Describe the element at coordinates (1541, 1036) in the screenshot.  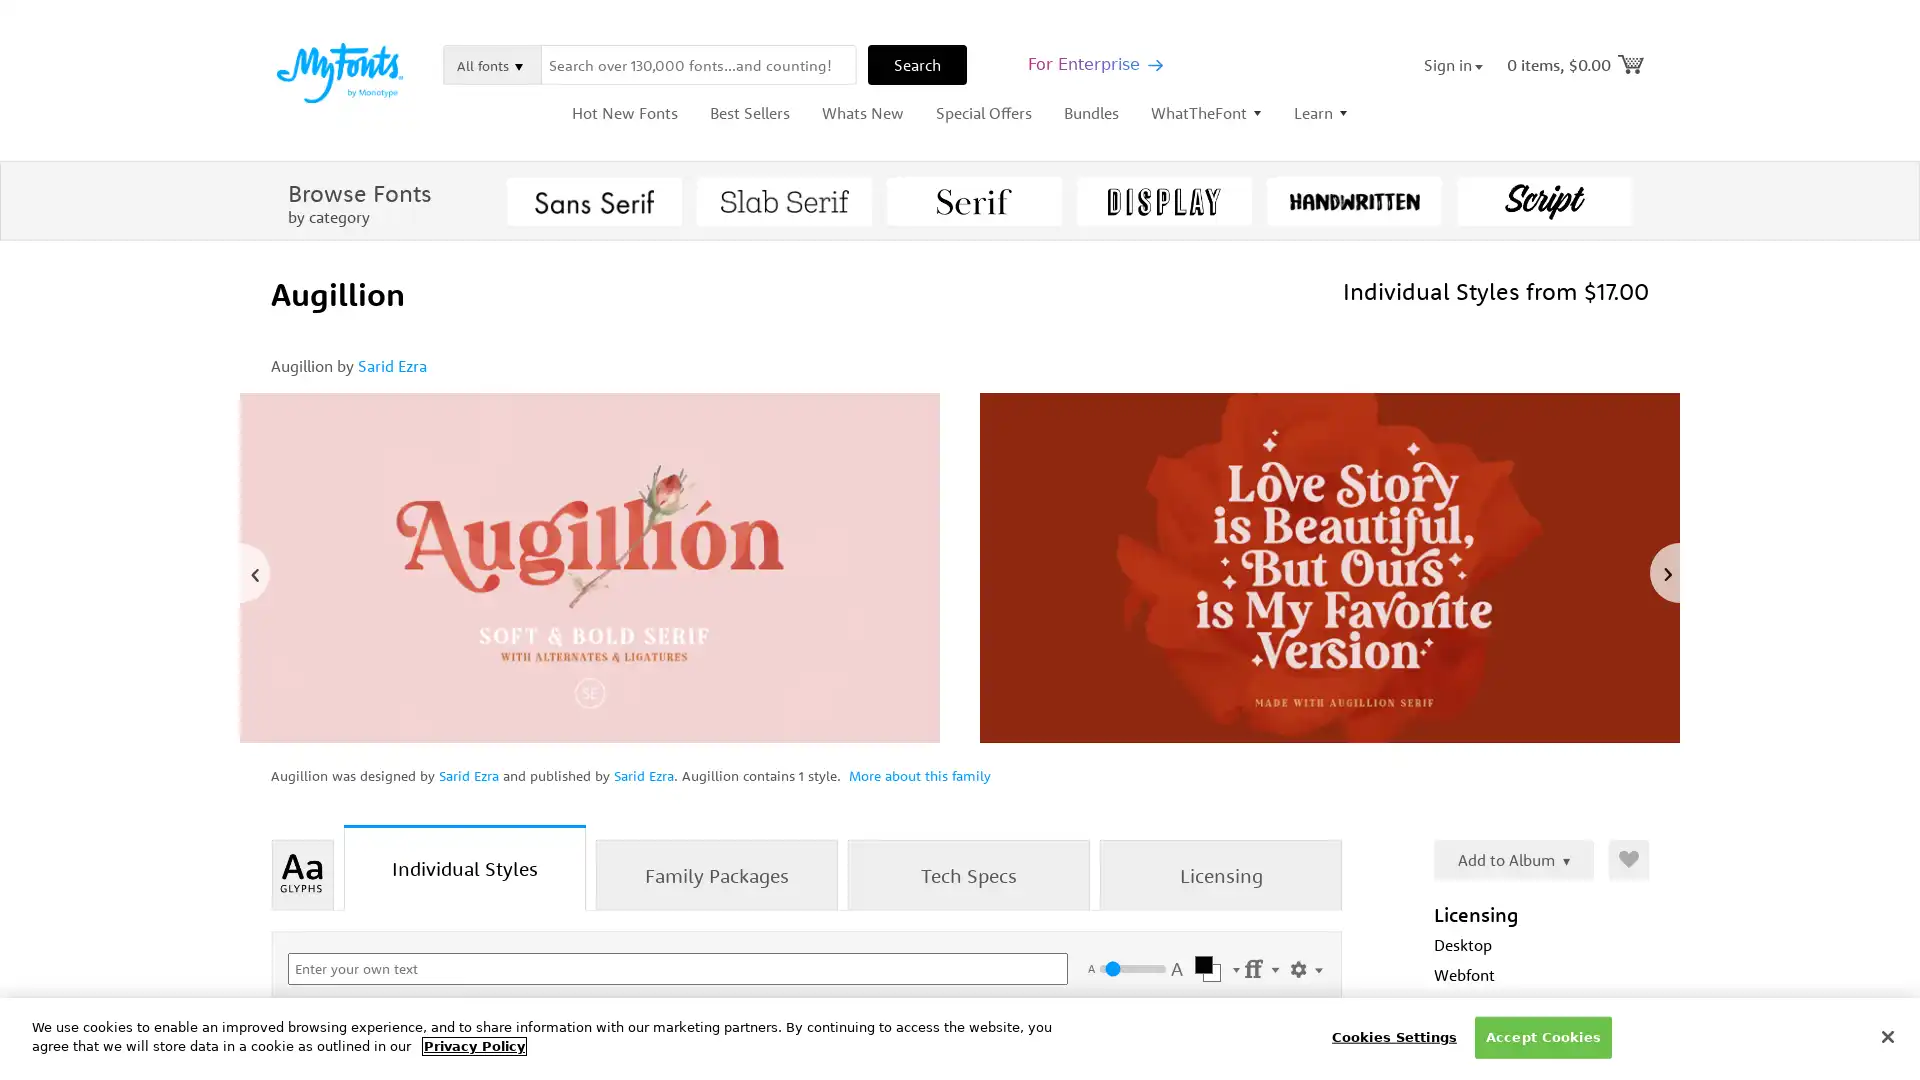
I see `Accept Cookies` at that location.